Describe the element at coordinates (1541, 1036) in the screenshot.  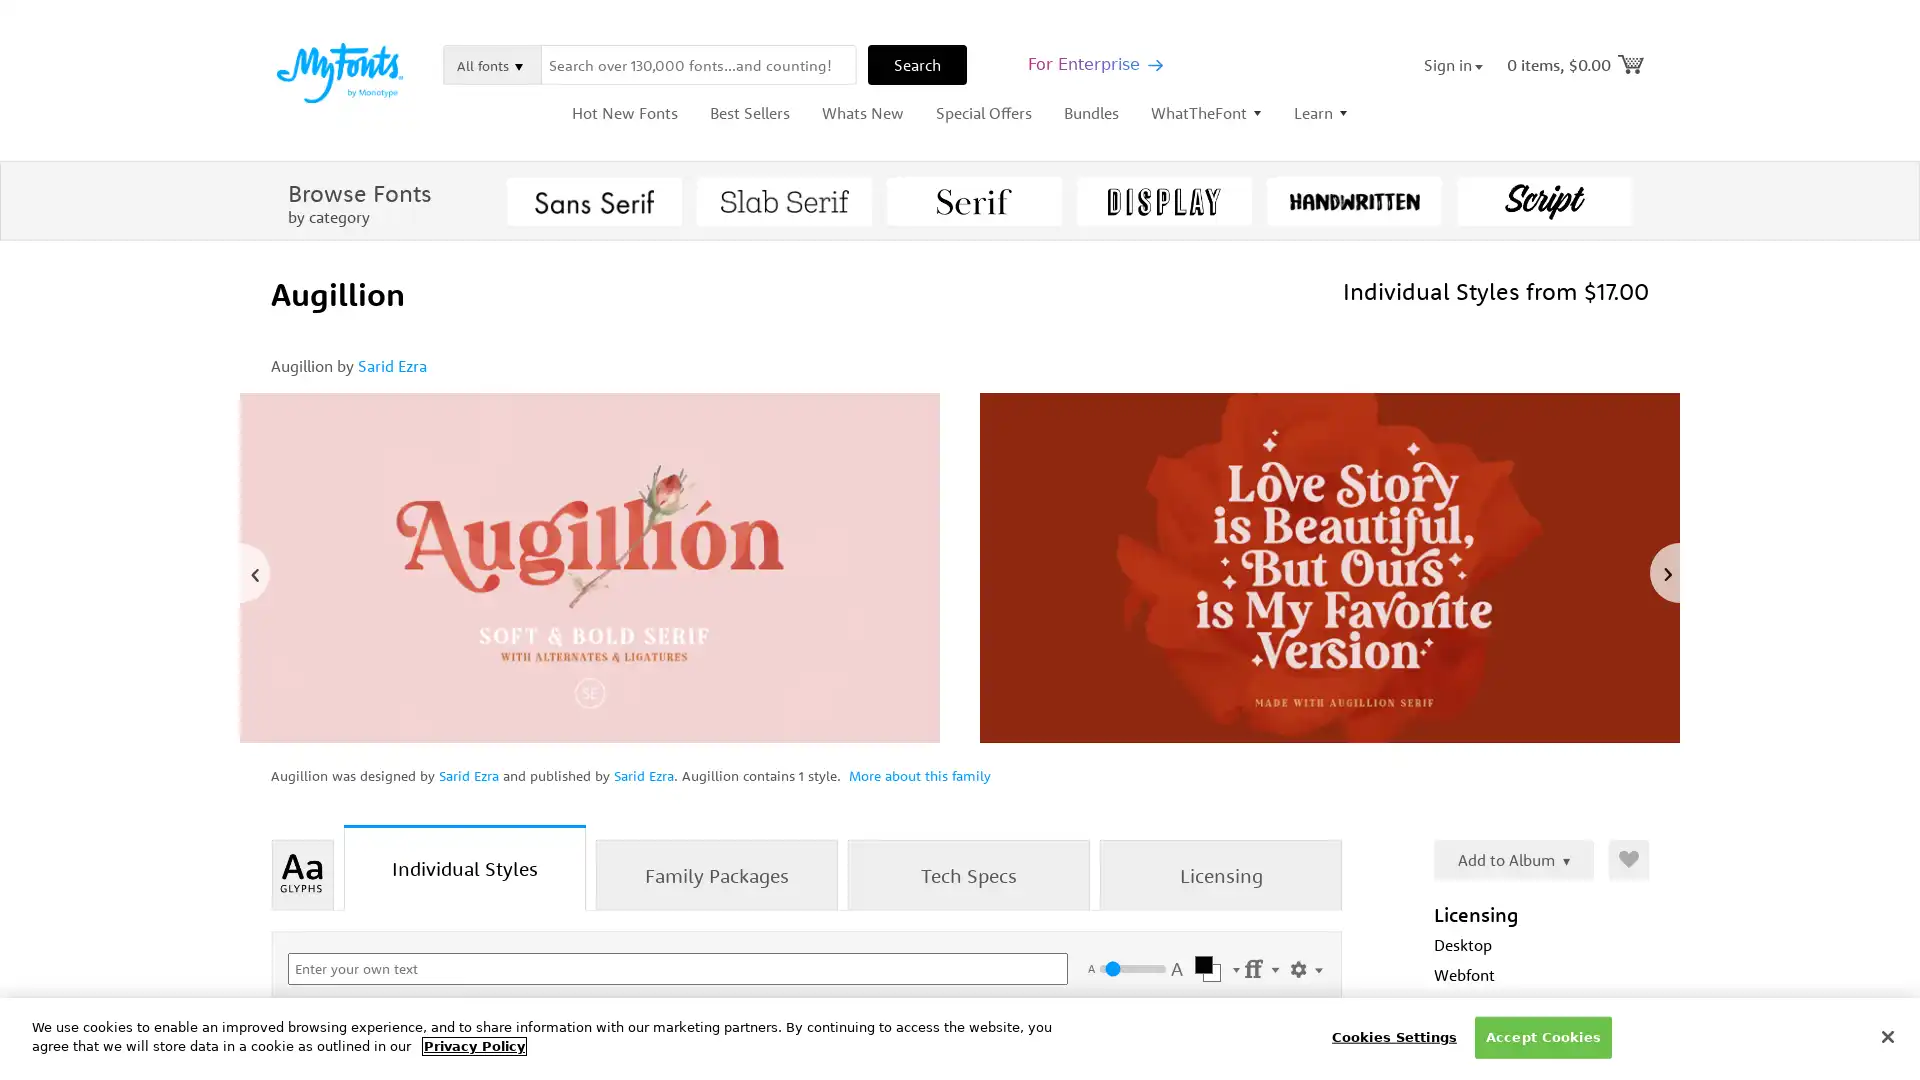
I see `Accept Cookies` at that location.